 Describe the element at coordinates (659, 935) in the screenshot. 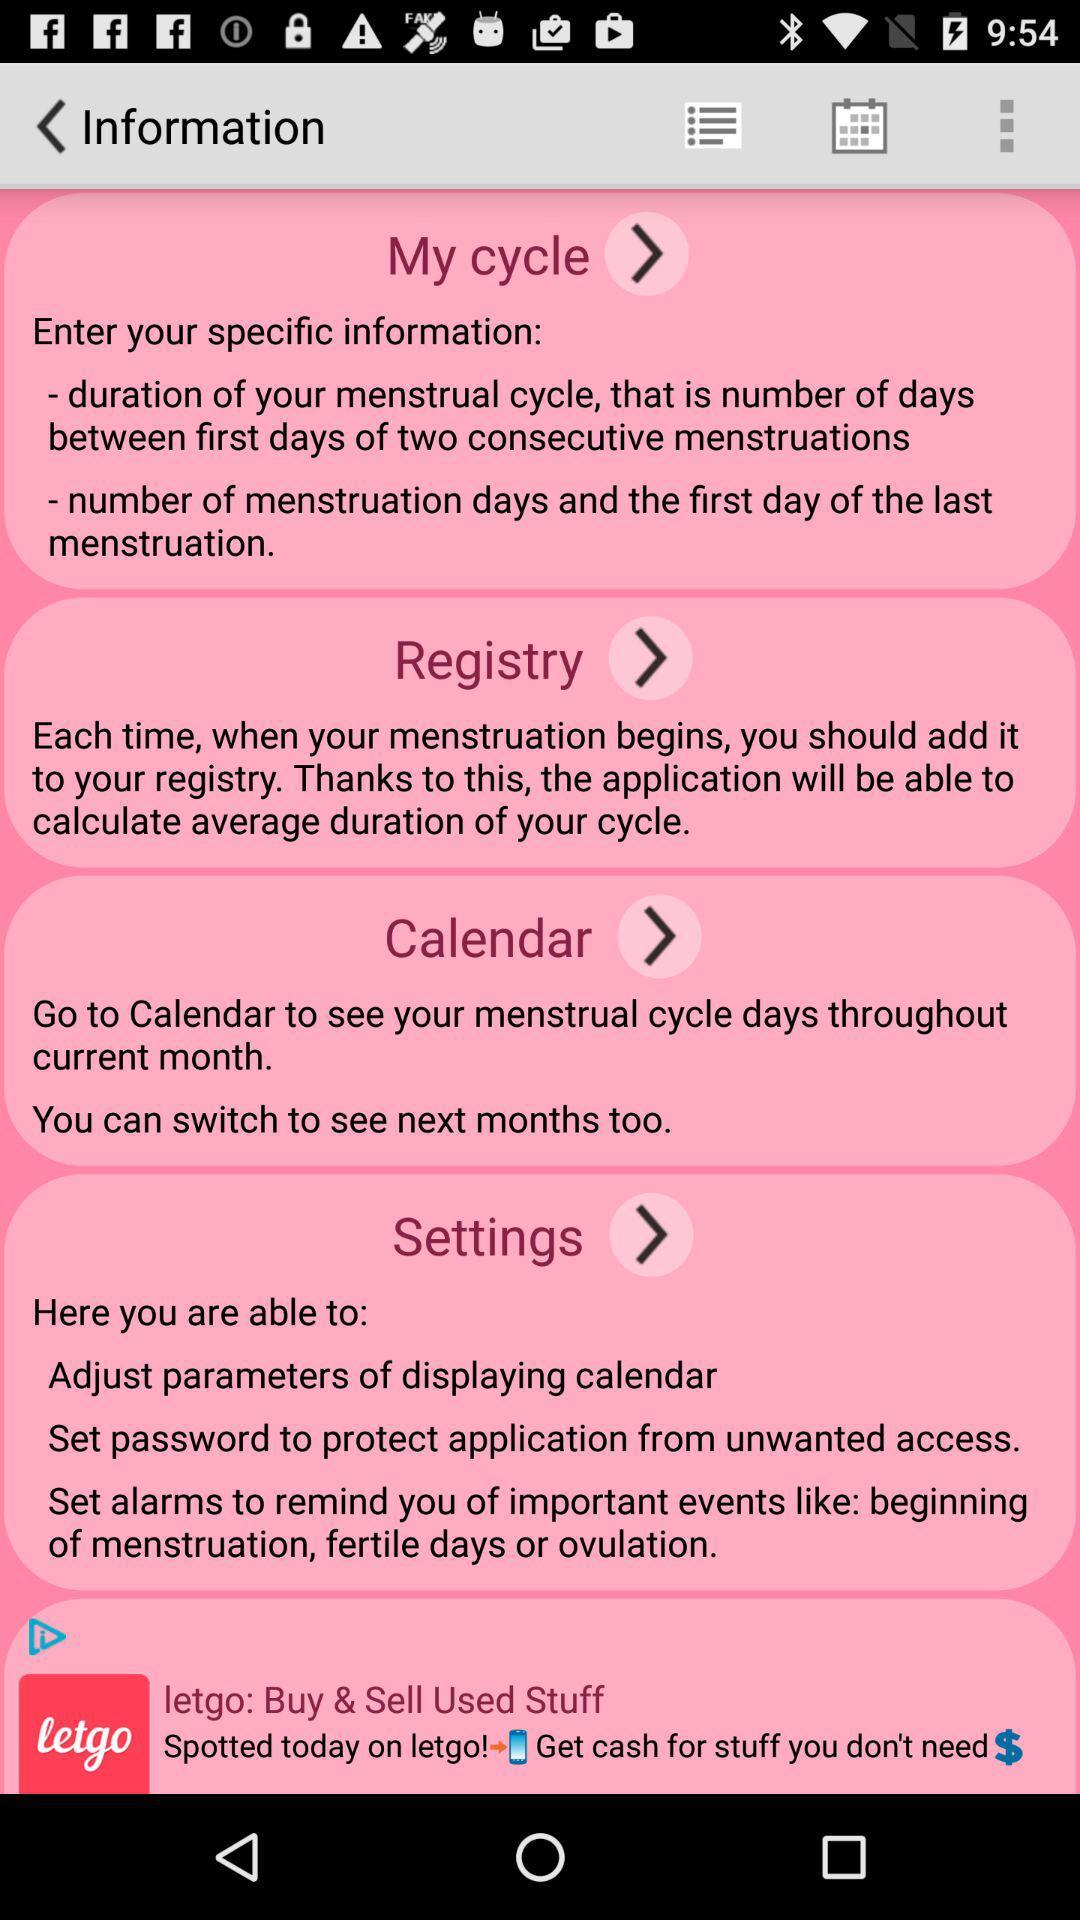

I see `icon next to the calendar icon` at that location.